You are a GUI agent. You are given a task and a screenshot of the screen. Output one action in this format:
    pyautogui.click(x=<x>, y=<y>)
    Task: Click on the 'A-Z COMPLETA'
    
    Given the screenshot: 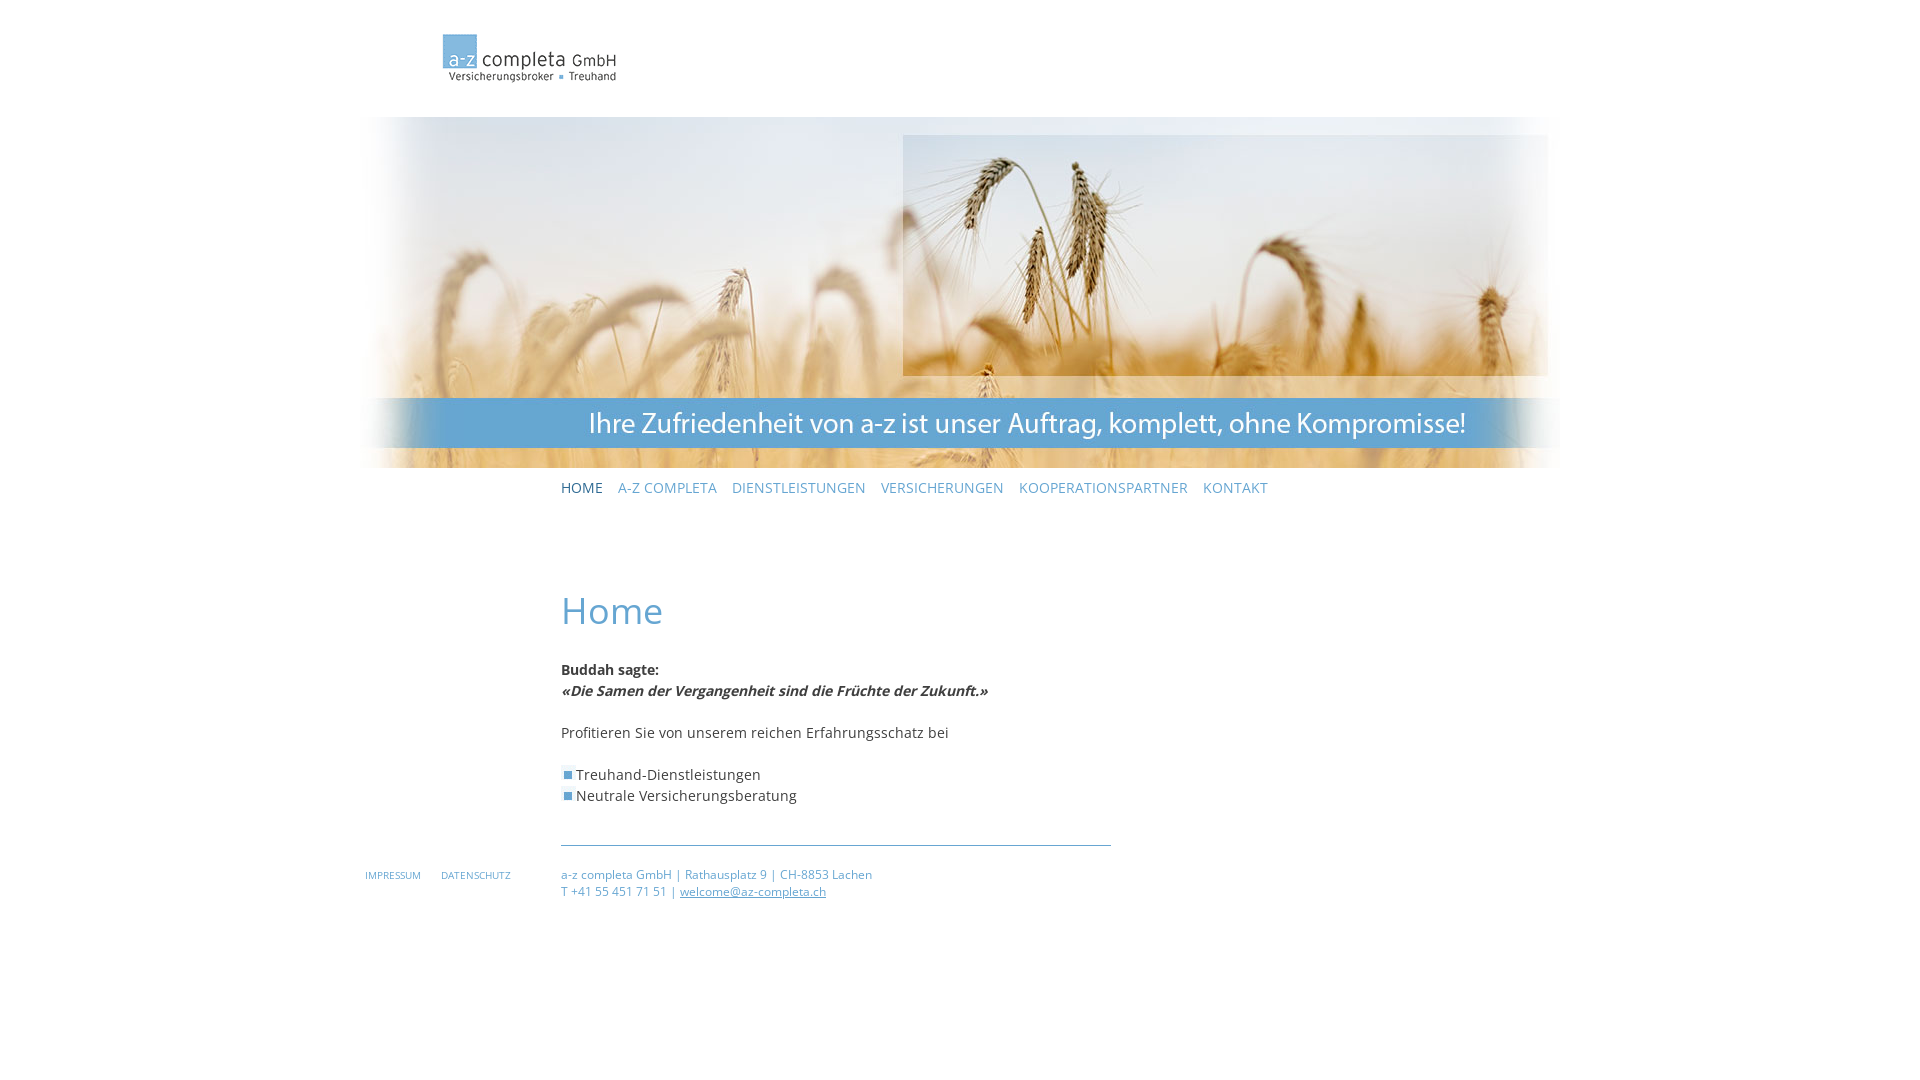 What is the action you would take?
    pyautogui.click(x=667, y=487)
    